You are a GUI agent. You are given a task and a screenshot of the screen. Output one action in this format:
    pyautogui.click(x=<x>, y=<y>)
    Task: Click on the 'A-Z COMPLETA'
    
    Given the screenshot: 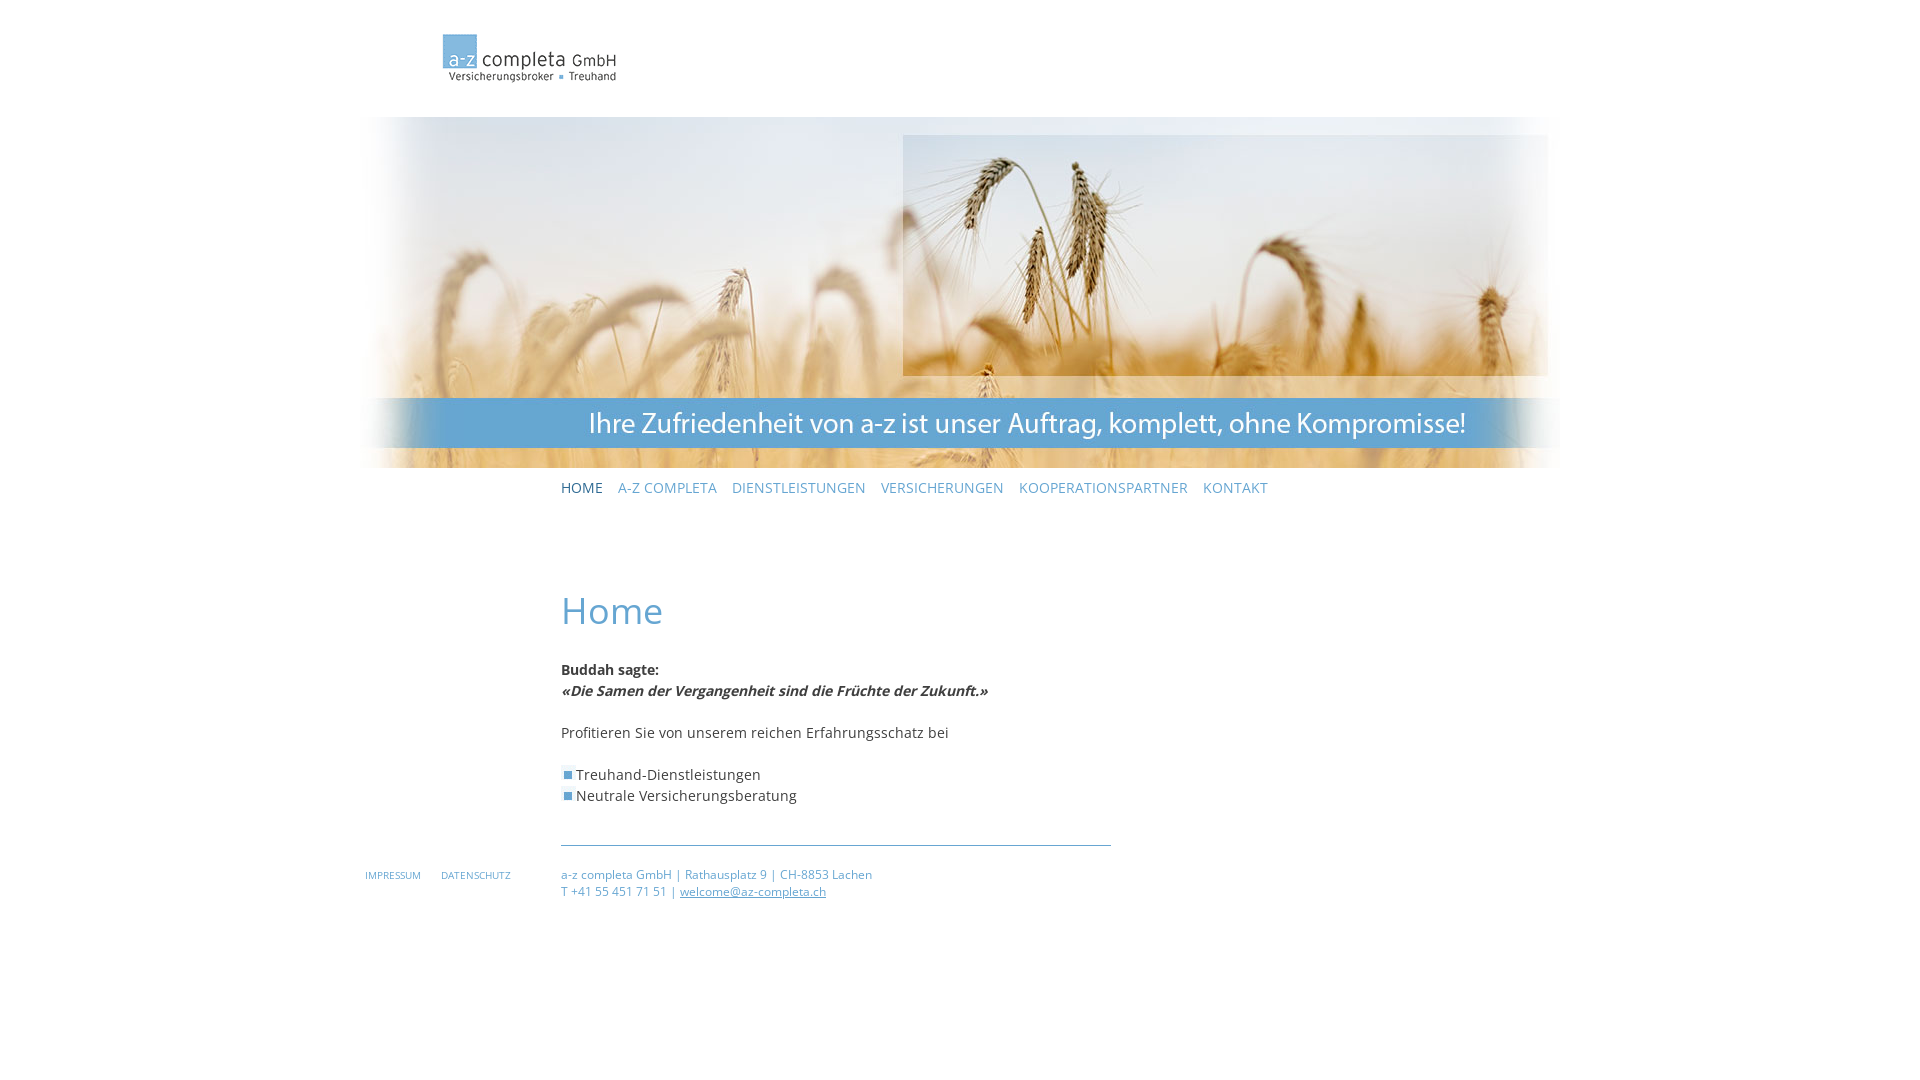 What is the action you would take?
    pyautogui.click(x=667, y=487)
    